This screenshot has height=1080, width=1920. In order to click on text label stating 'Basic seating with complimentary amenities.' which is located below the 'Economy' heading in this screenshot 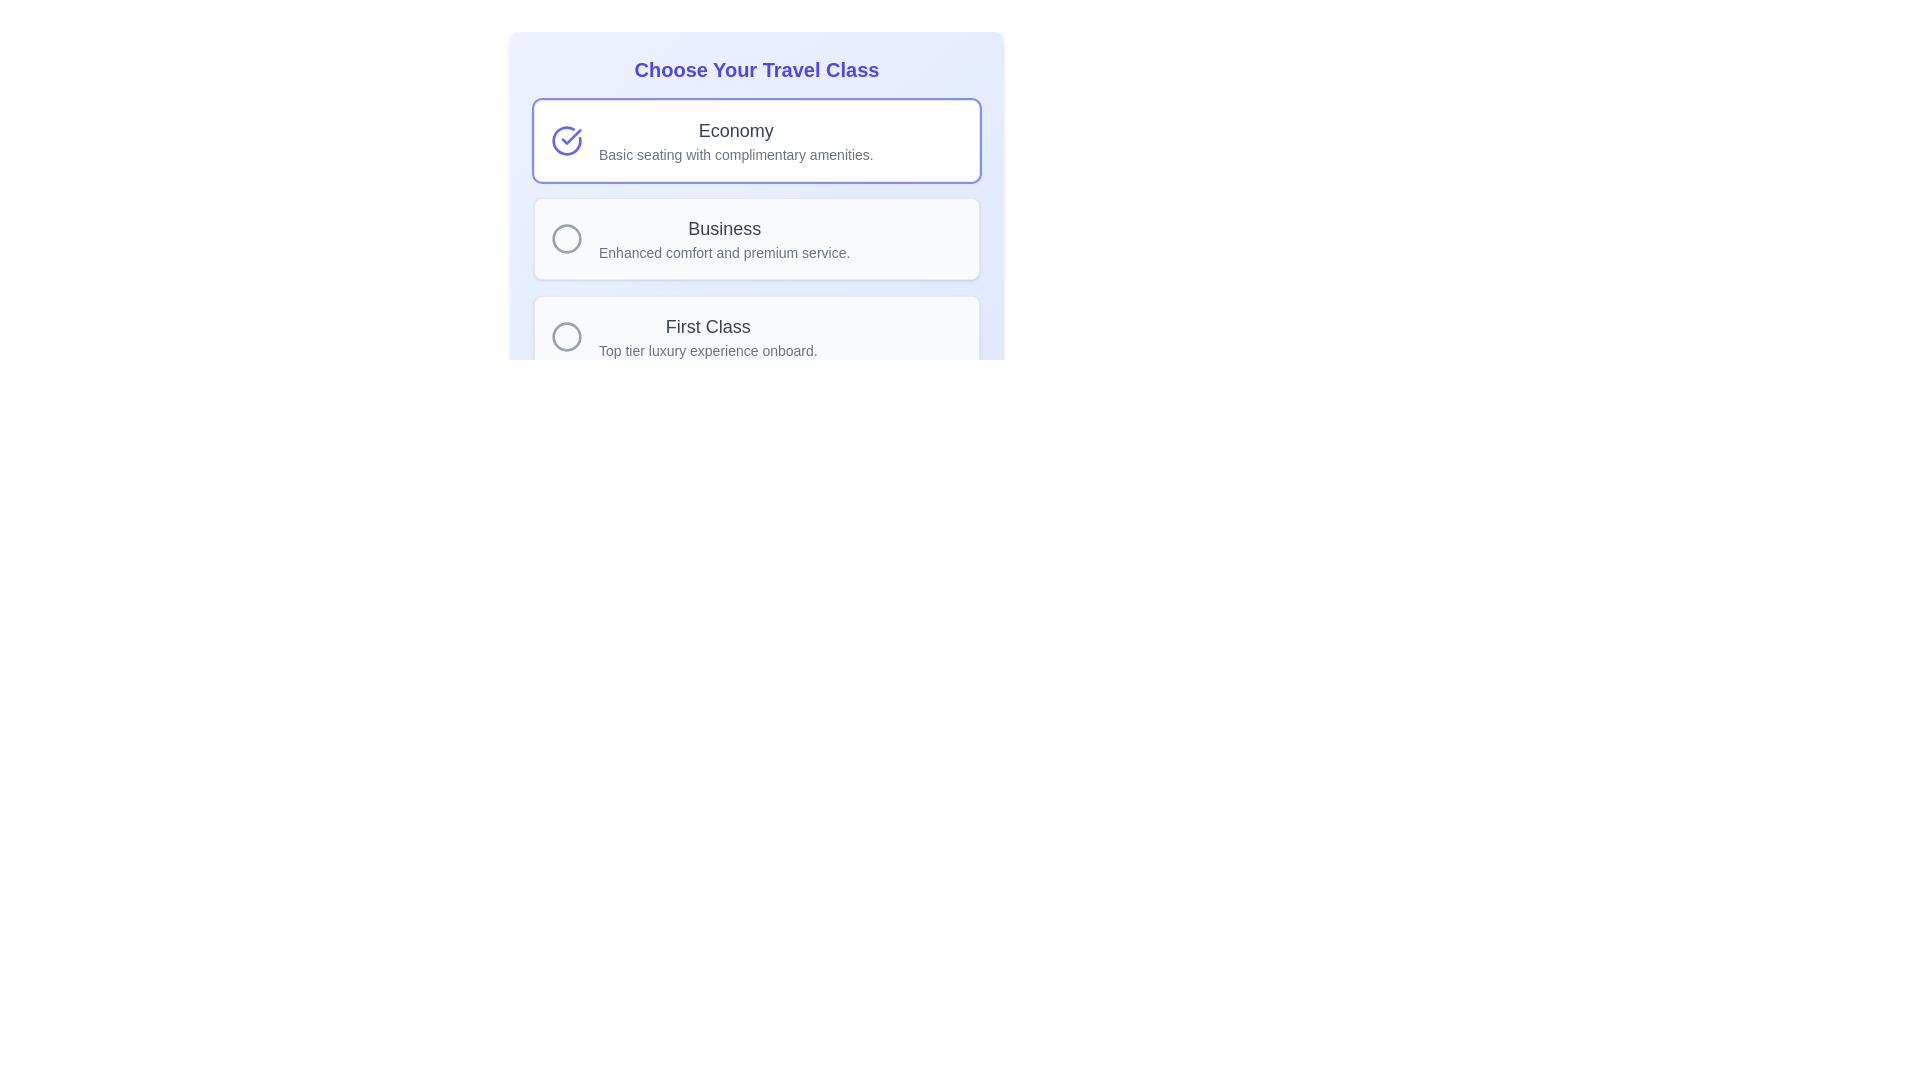, I will do `click(735, 153)`.